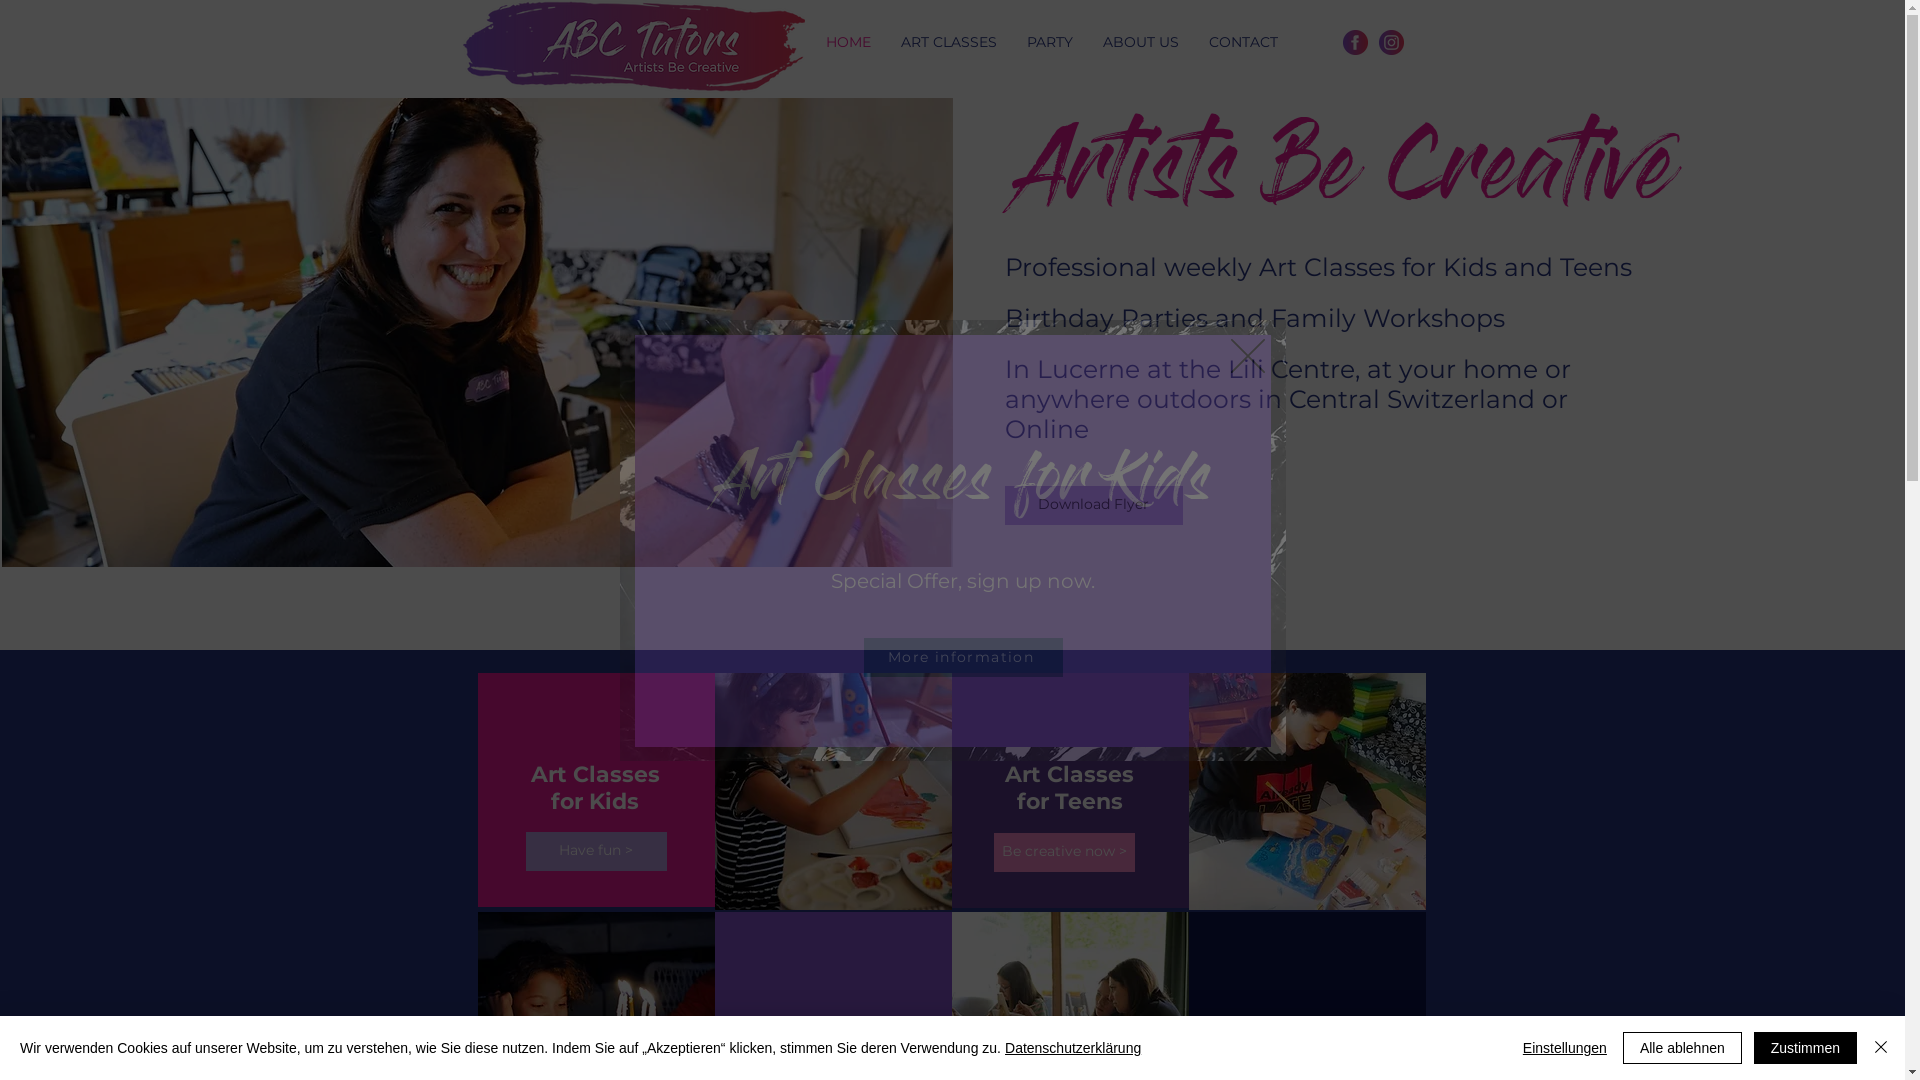 Image resolution: width=1920 pixels, height=1080 pixels. What do you see at coordinates (1805, 1047) in the screenshot?
I see `'Zustimmen'` at bounding box center [1805, 1047].